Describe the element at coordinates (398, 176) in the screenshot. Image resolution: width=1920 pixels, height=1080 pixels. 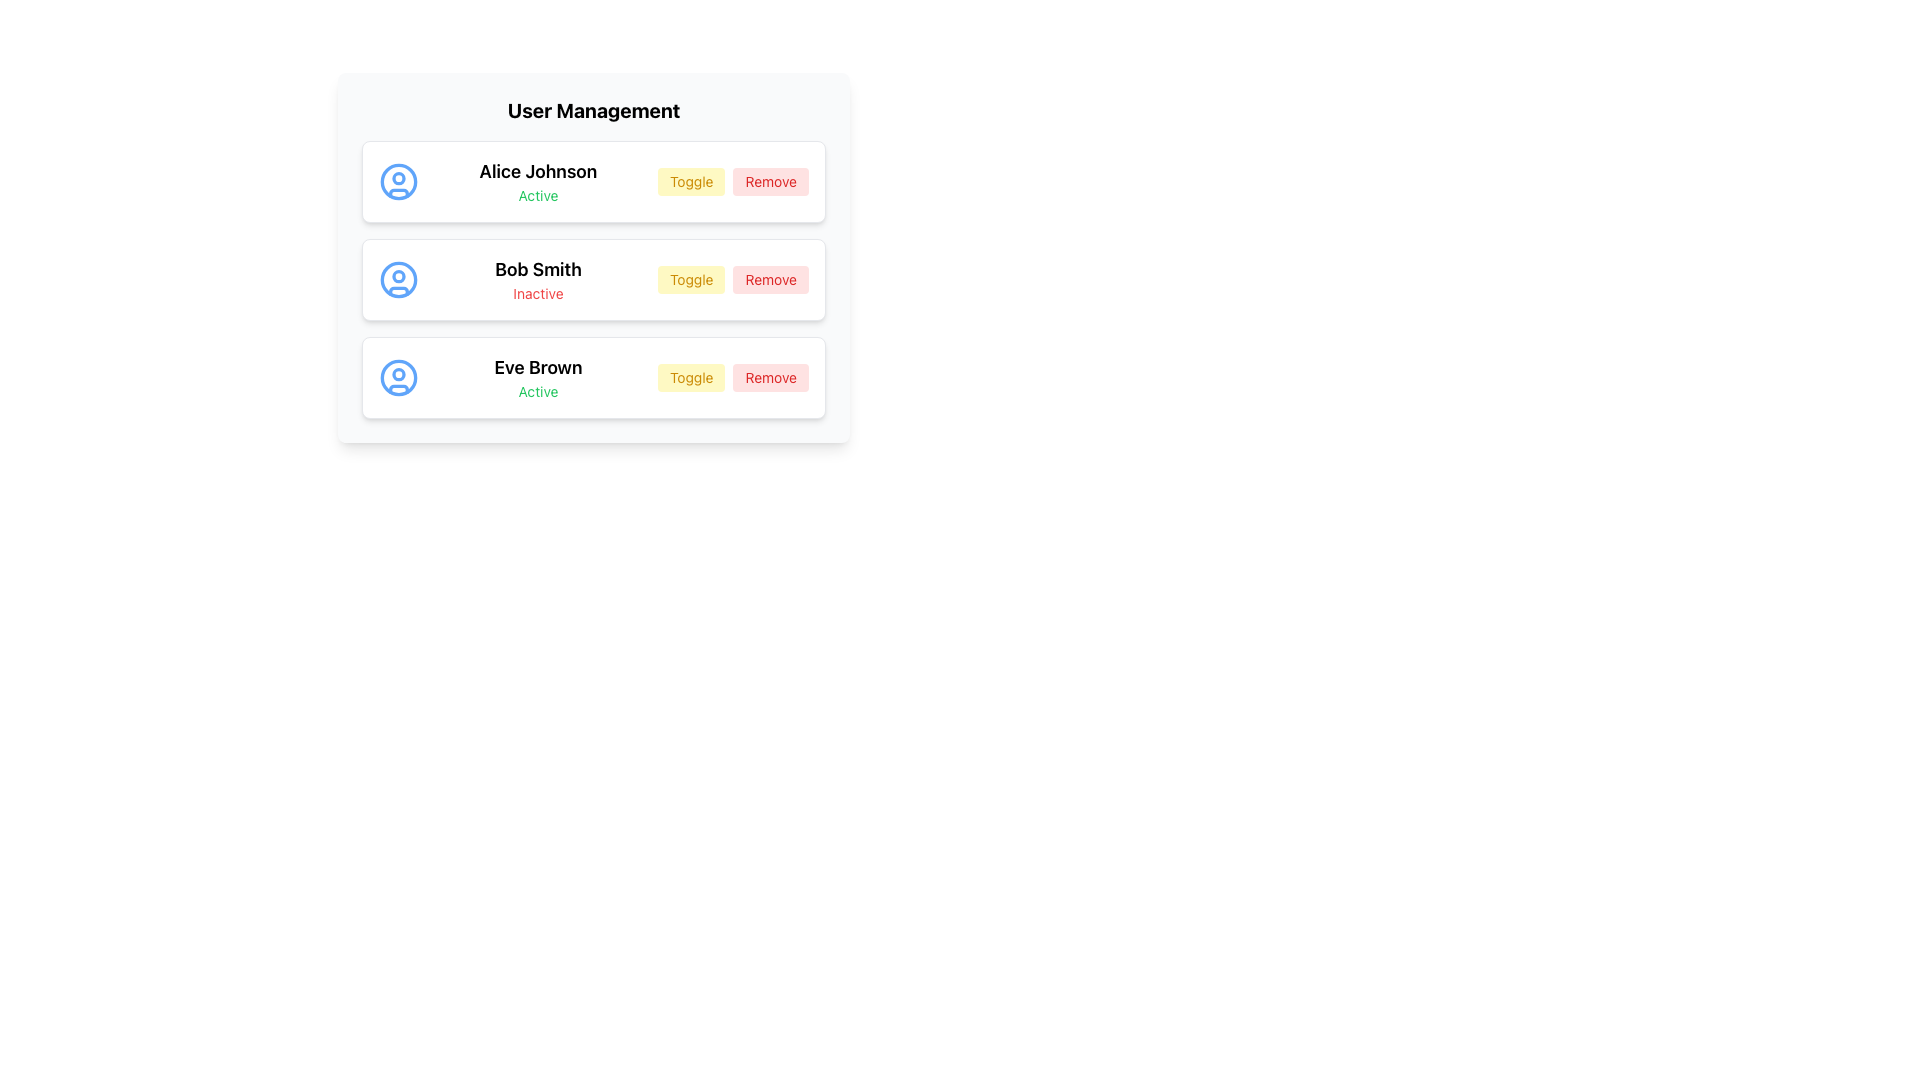
I see `the small circle within the blue user profile icon located to the left of 'Alice Johnson' in the user listing` at that location.